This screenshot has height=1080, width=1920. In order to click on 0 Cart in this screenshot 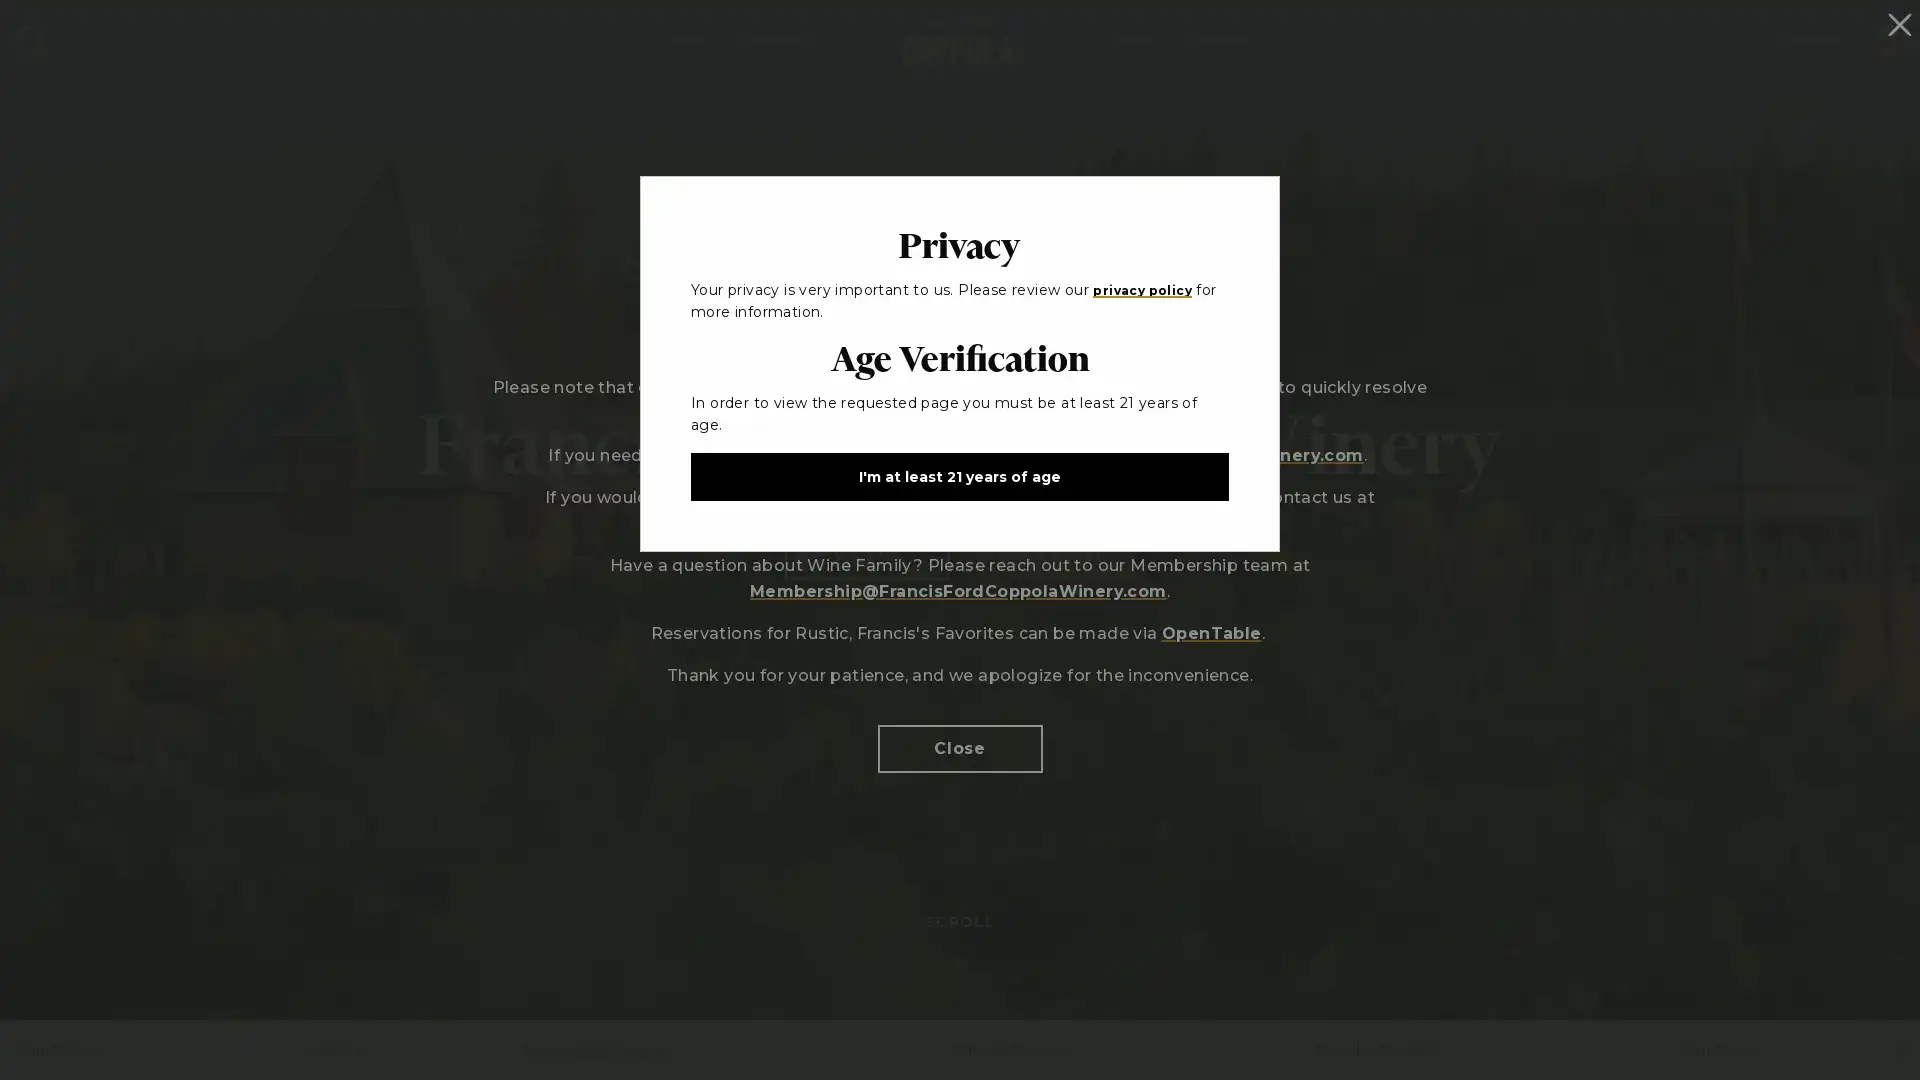, I will do `click(1886, 38)`.